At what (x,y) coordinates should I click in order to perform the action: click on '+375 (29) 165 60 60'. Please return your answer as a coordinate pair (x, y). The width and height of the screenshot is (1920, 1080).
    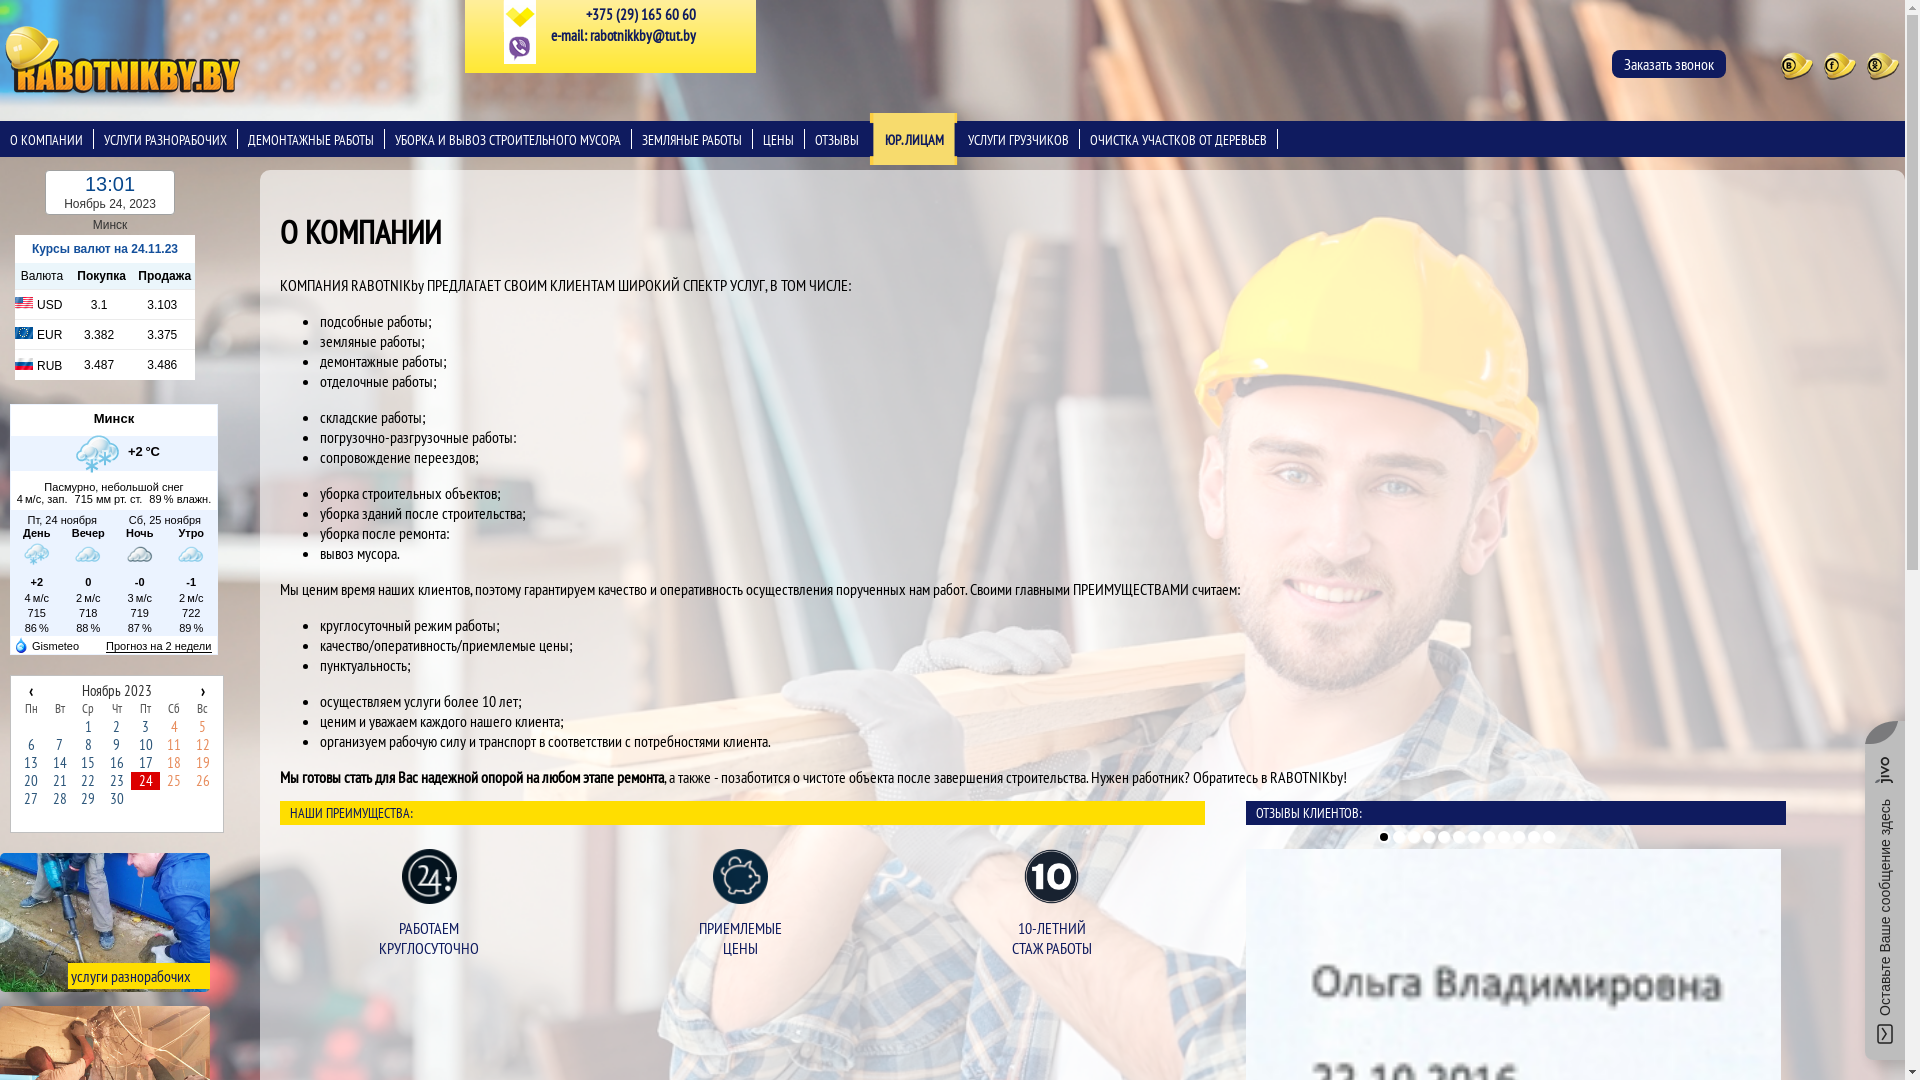
    Looking at the image, I should click on (622, 14).